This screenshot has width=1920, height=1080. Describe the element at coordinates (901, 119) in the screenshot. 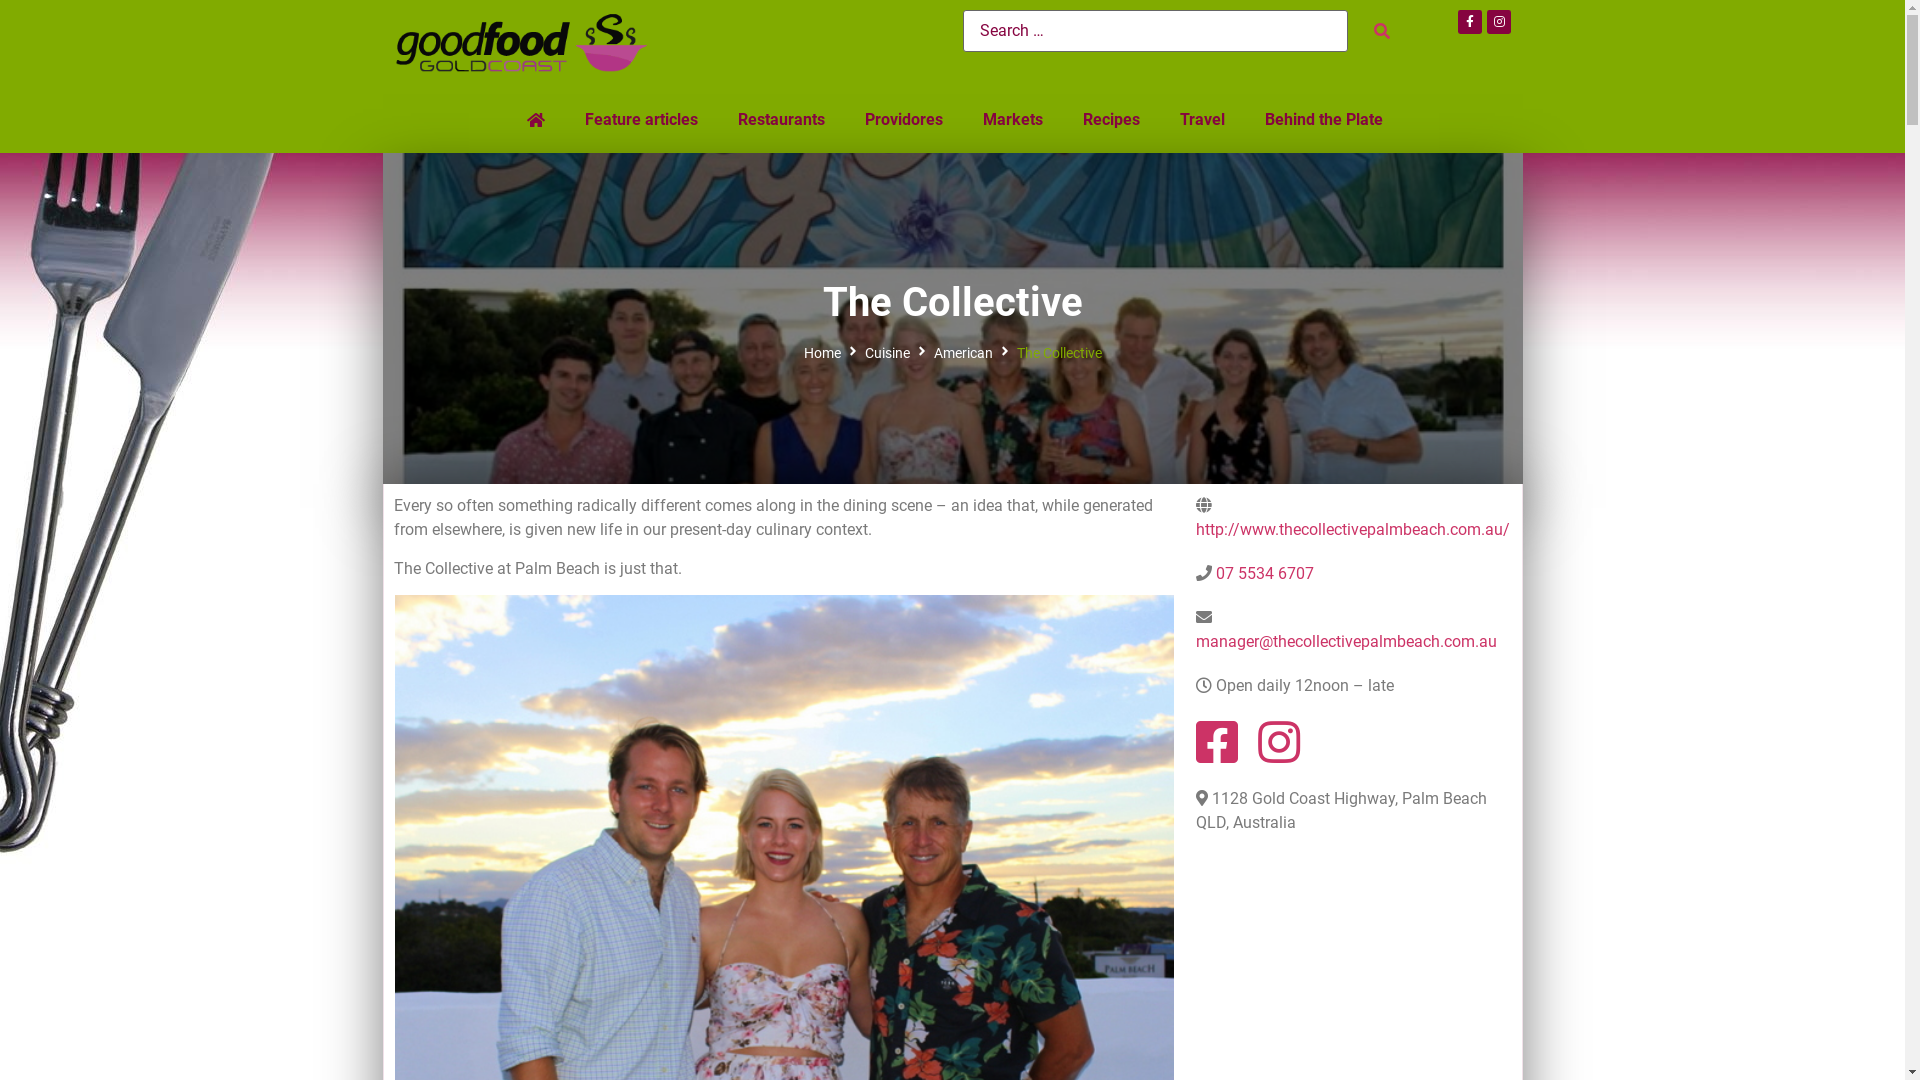

I see `'Providores'` at that location.